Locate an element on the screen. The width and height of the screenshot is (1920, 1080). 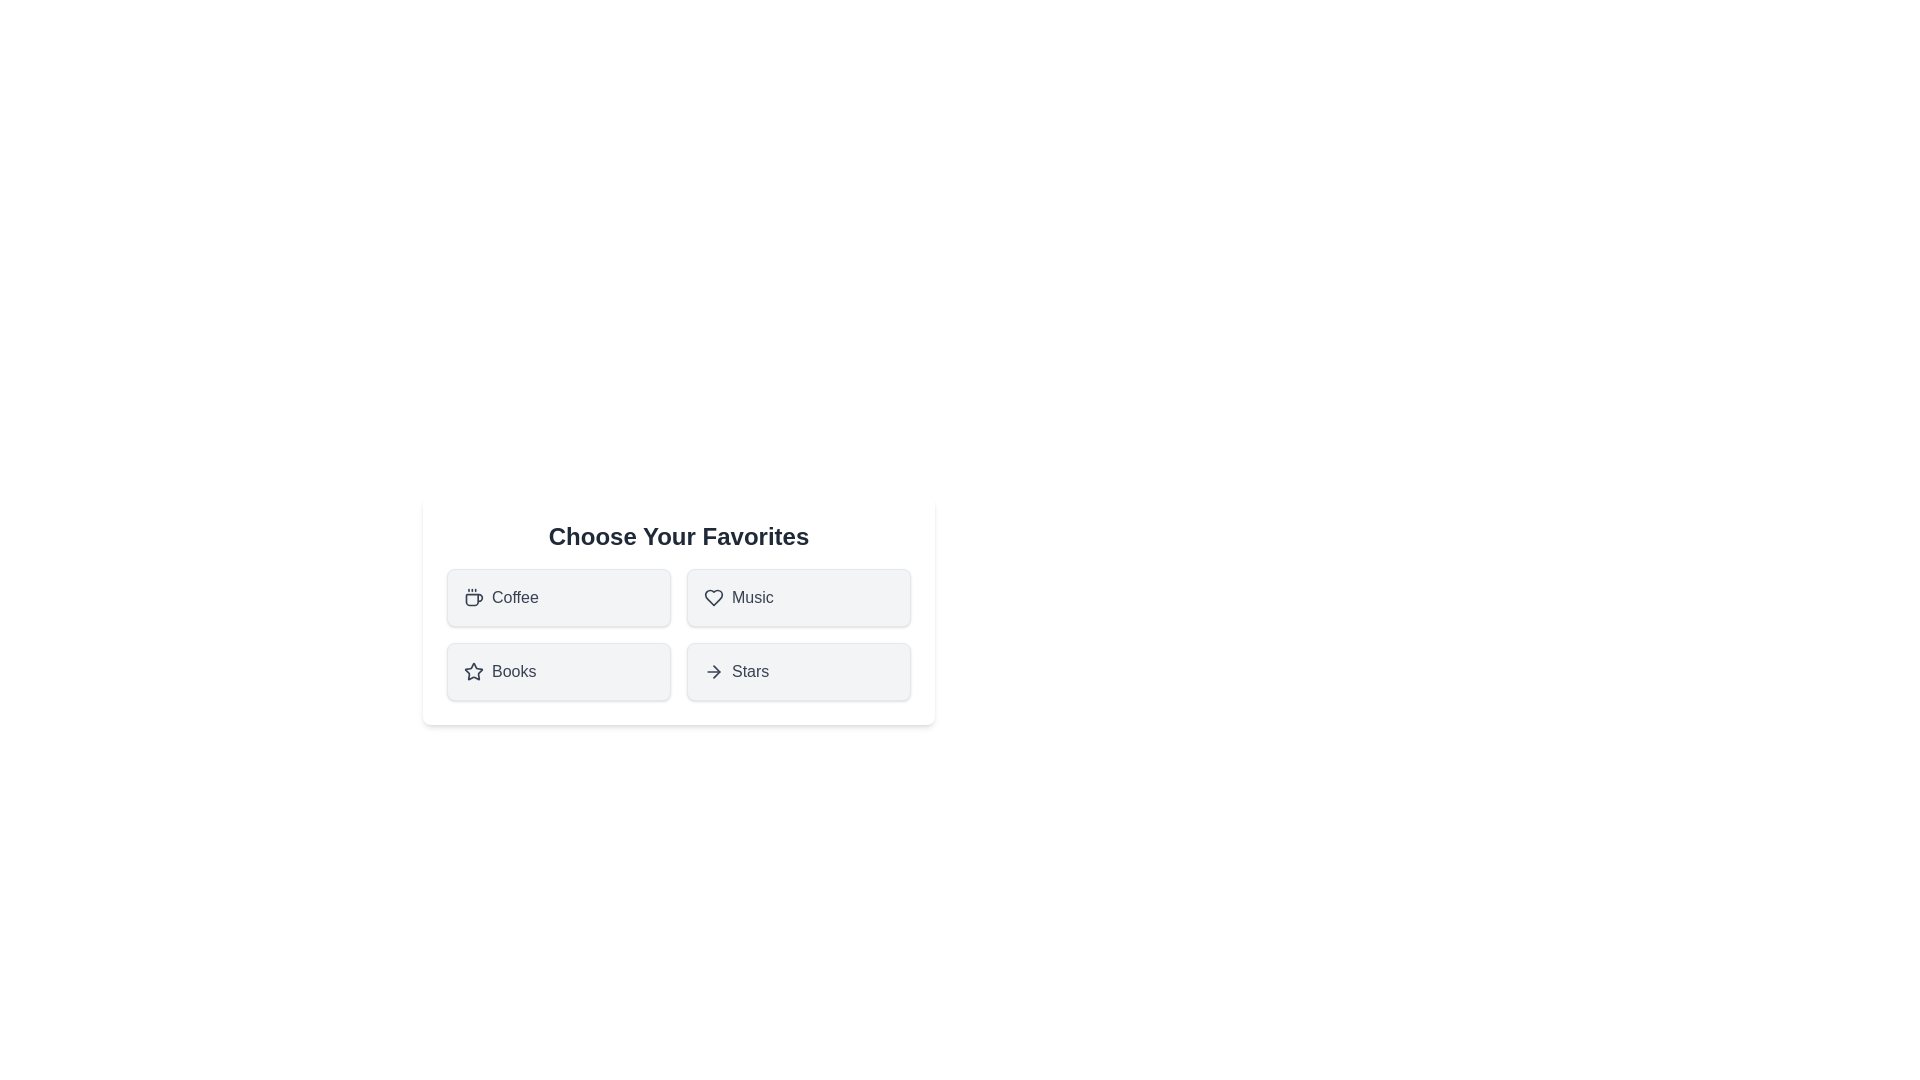
the bottom-right button in the grid layout is located at coordinates (797, 671).